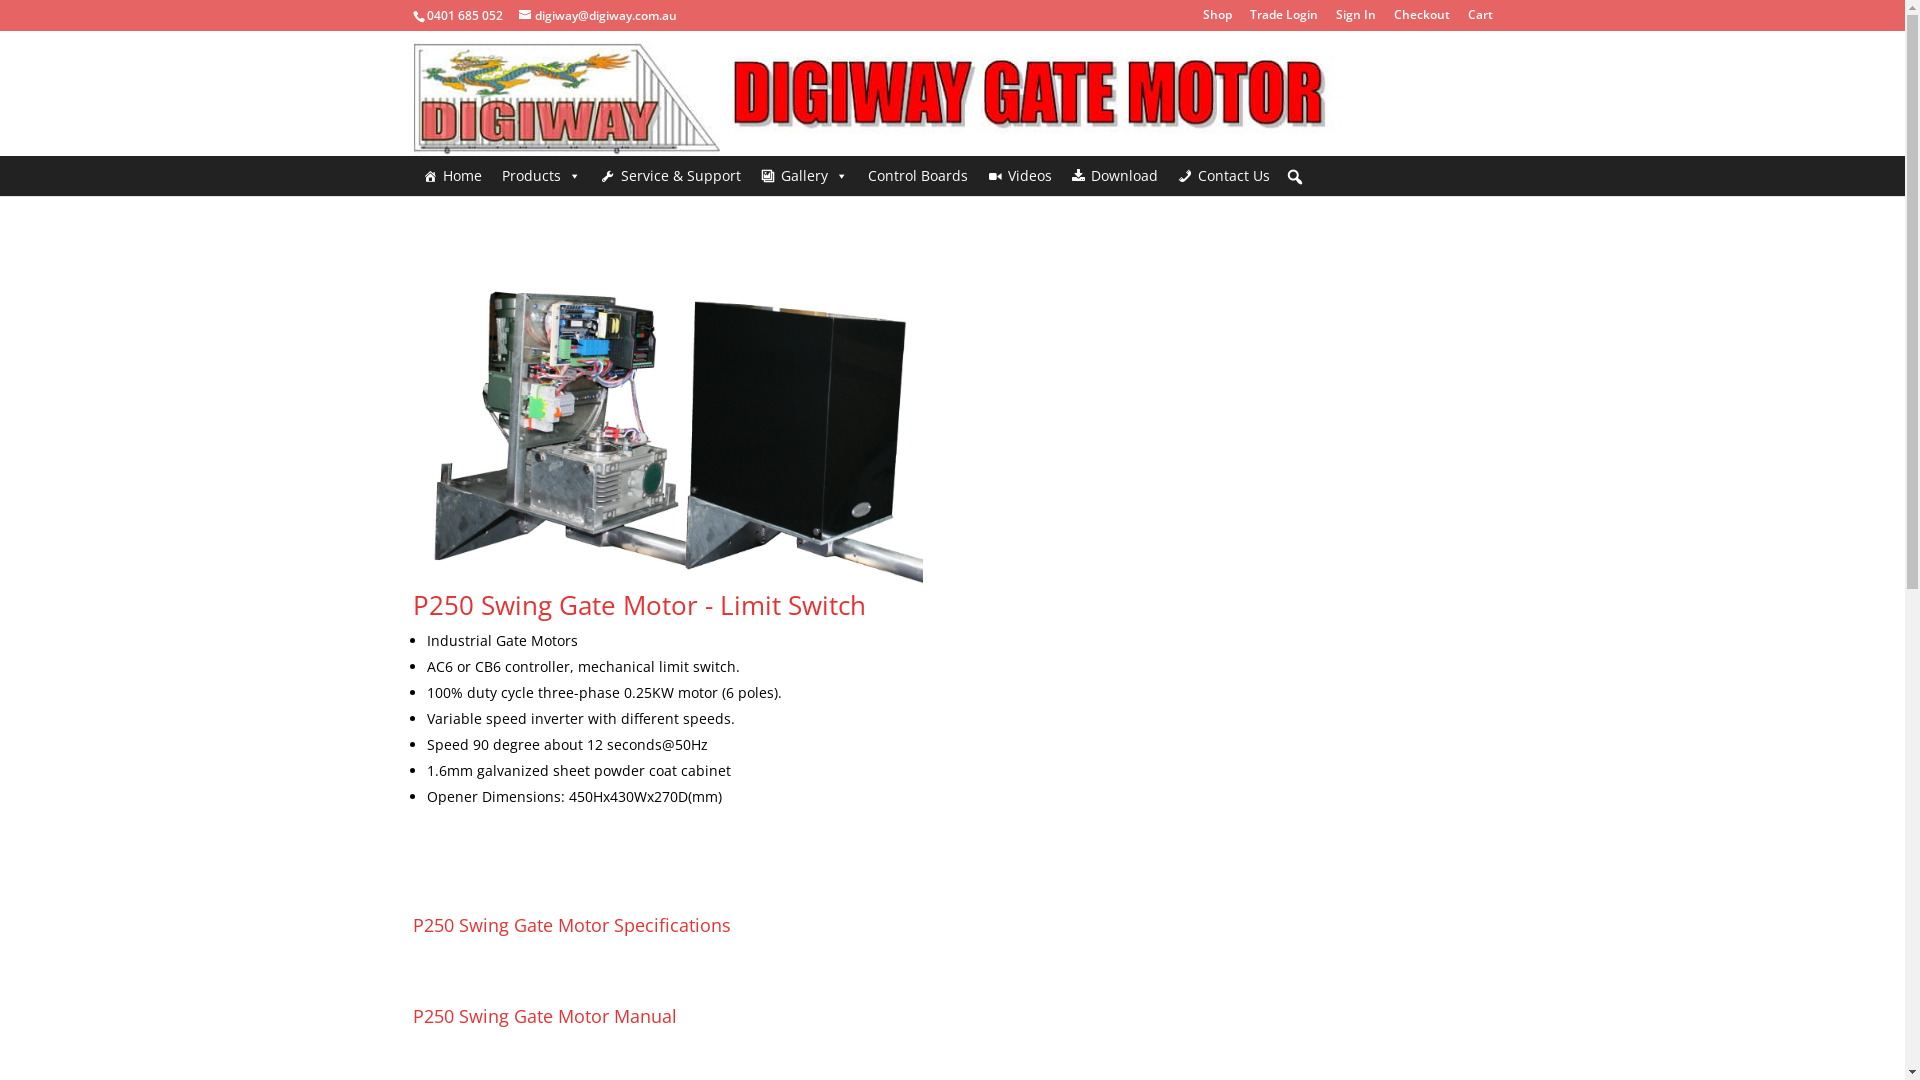 The width and height of the screenshot is (1920, 1080). I want to click on 'Home', so click(450, 175).